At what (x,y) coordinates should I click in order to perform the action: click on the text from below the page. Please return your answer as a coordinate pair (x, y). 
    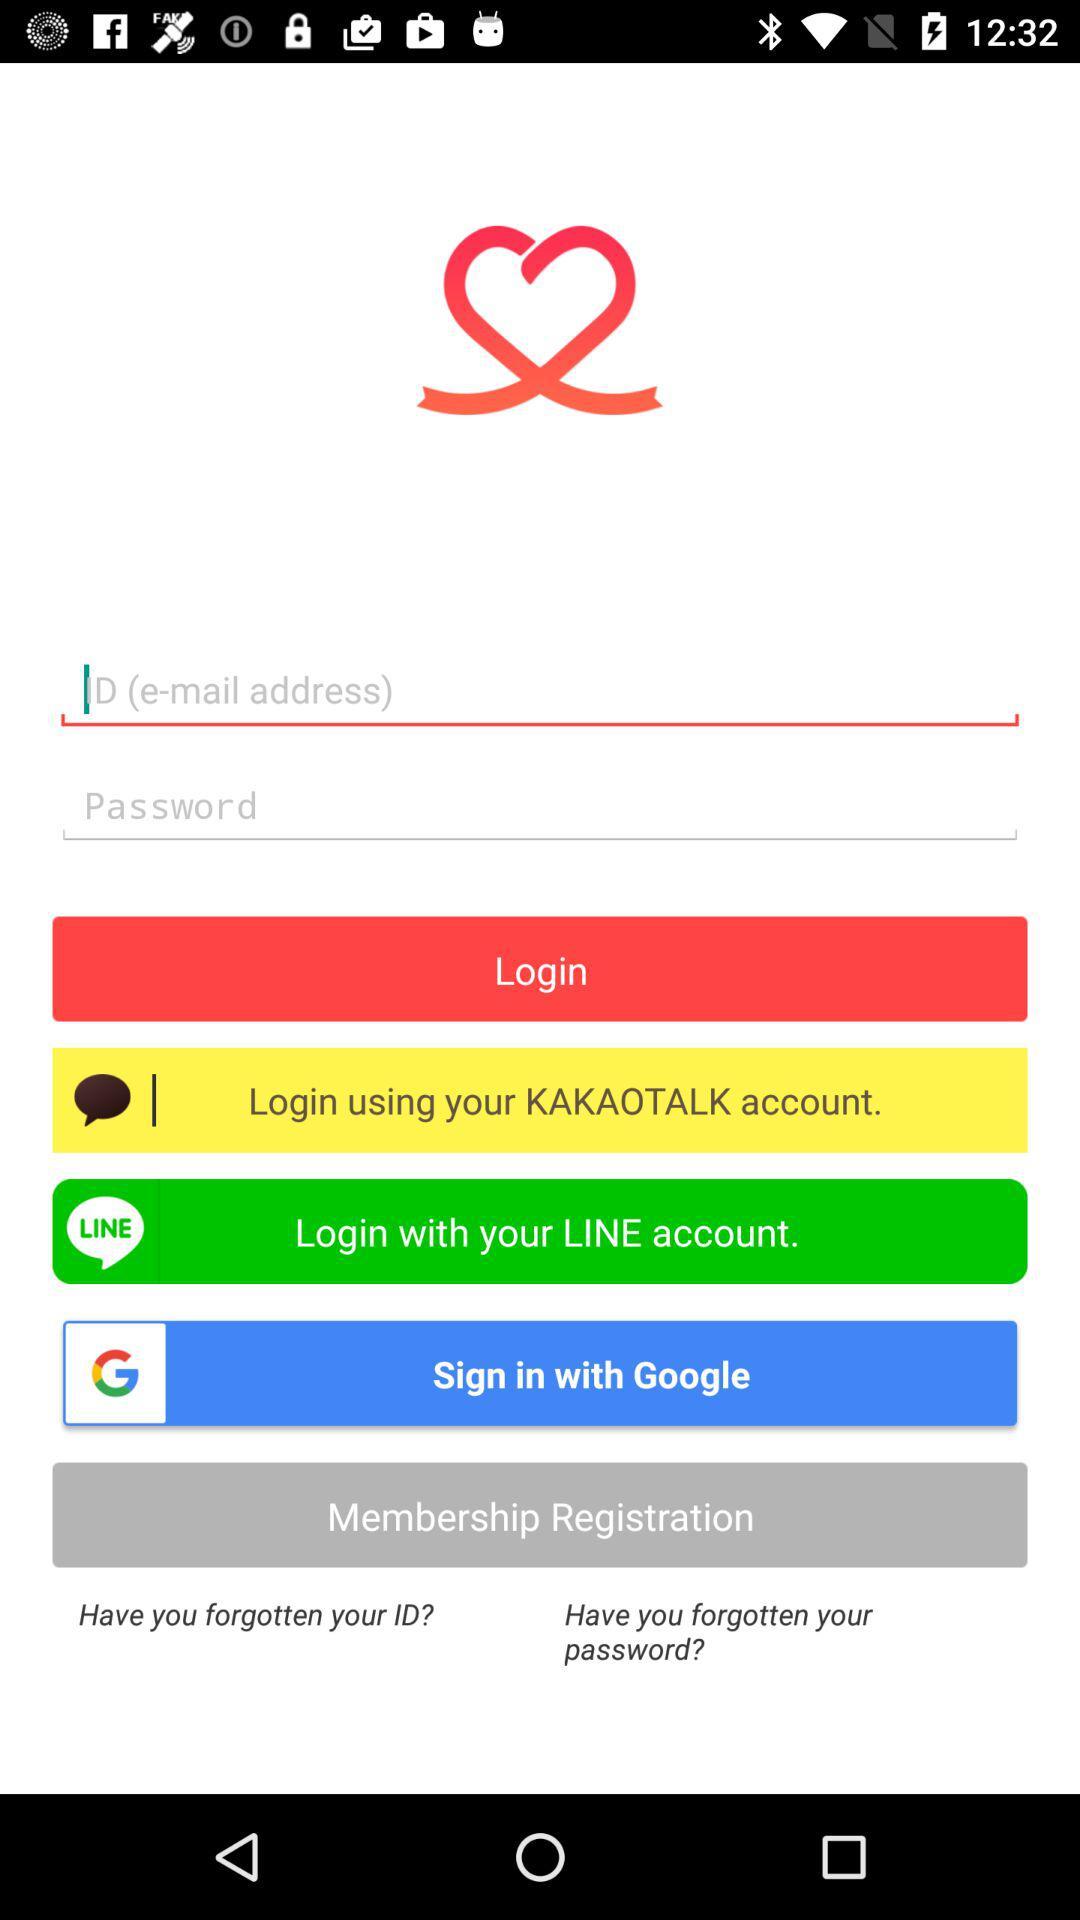
    Looking at the image, I should click on (782, 1631).